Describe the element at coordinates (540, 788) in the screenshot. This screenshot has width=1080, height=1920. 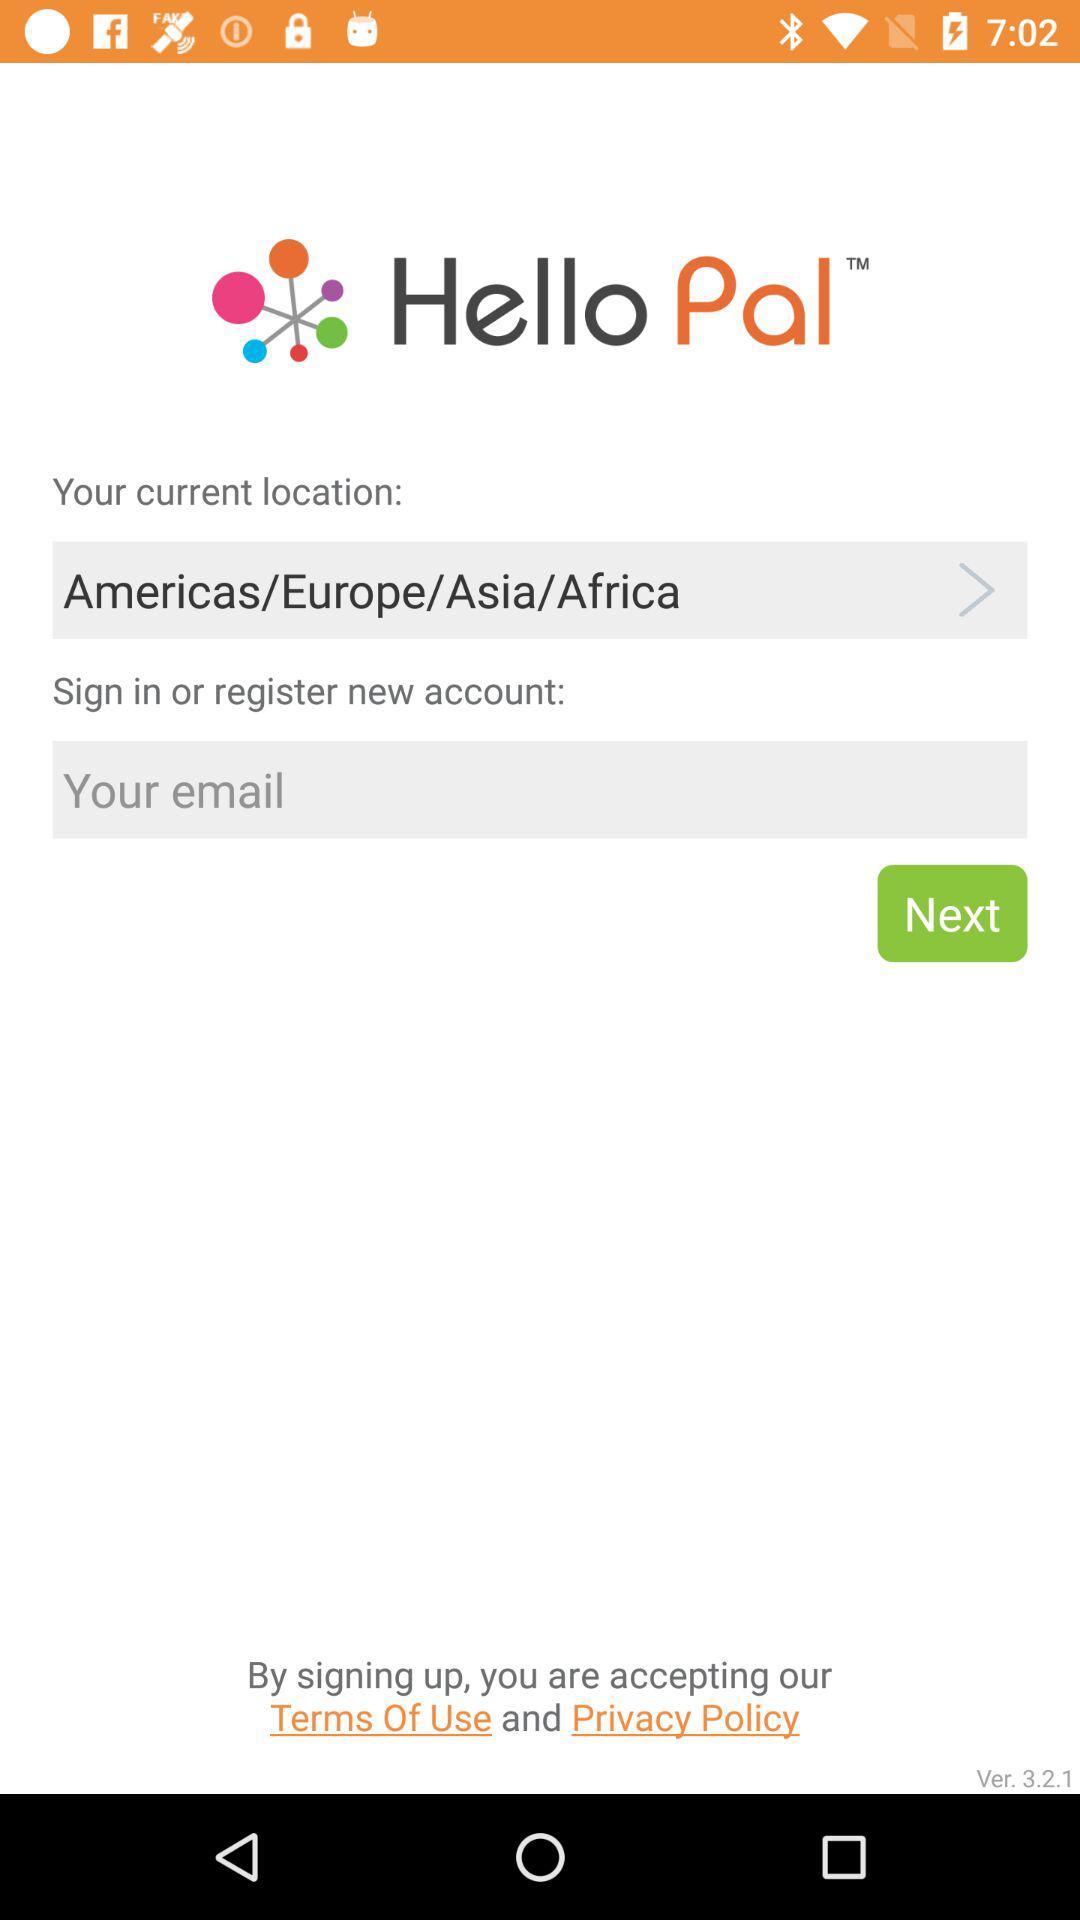
I see `the icon below sign in or item` at that location.